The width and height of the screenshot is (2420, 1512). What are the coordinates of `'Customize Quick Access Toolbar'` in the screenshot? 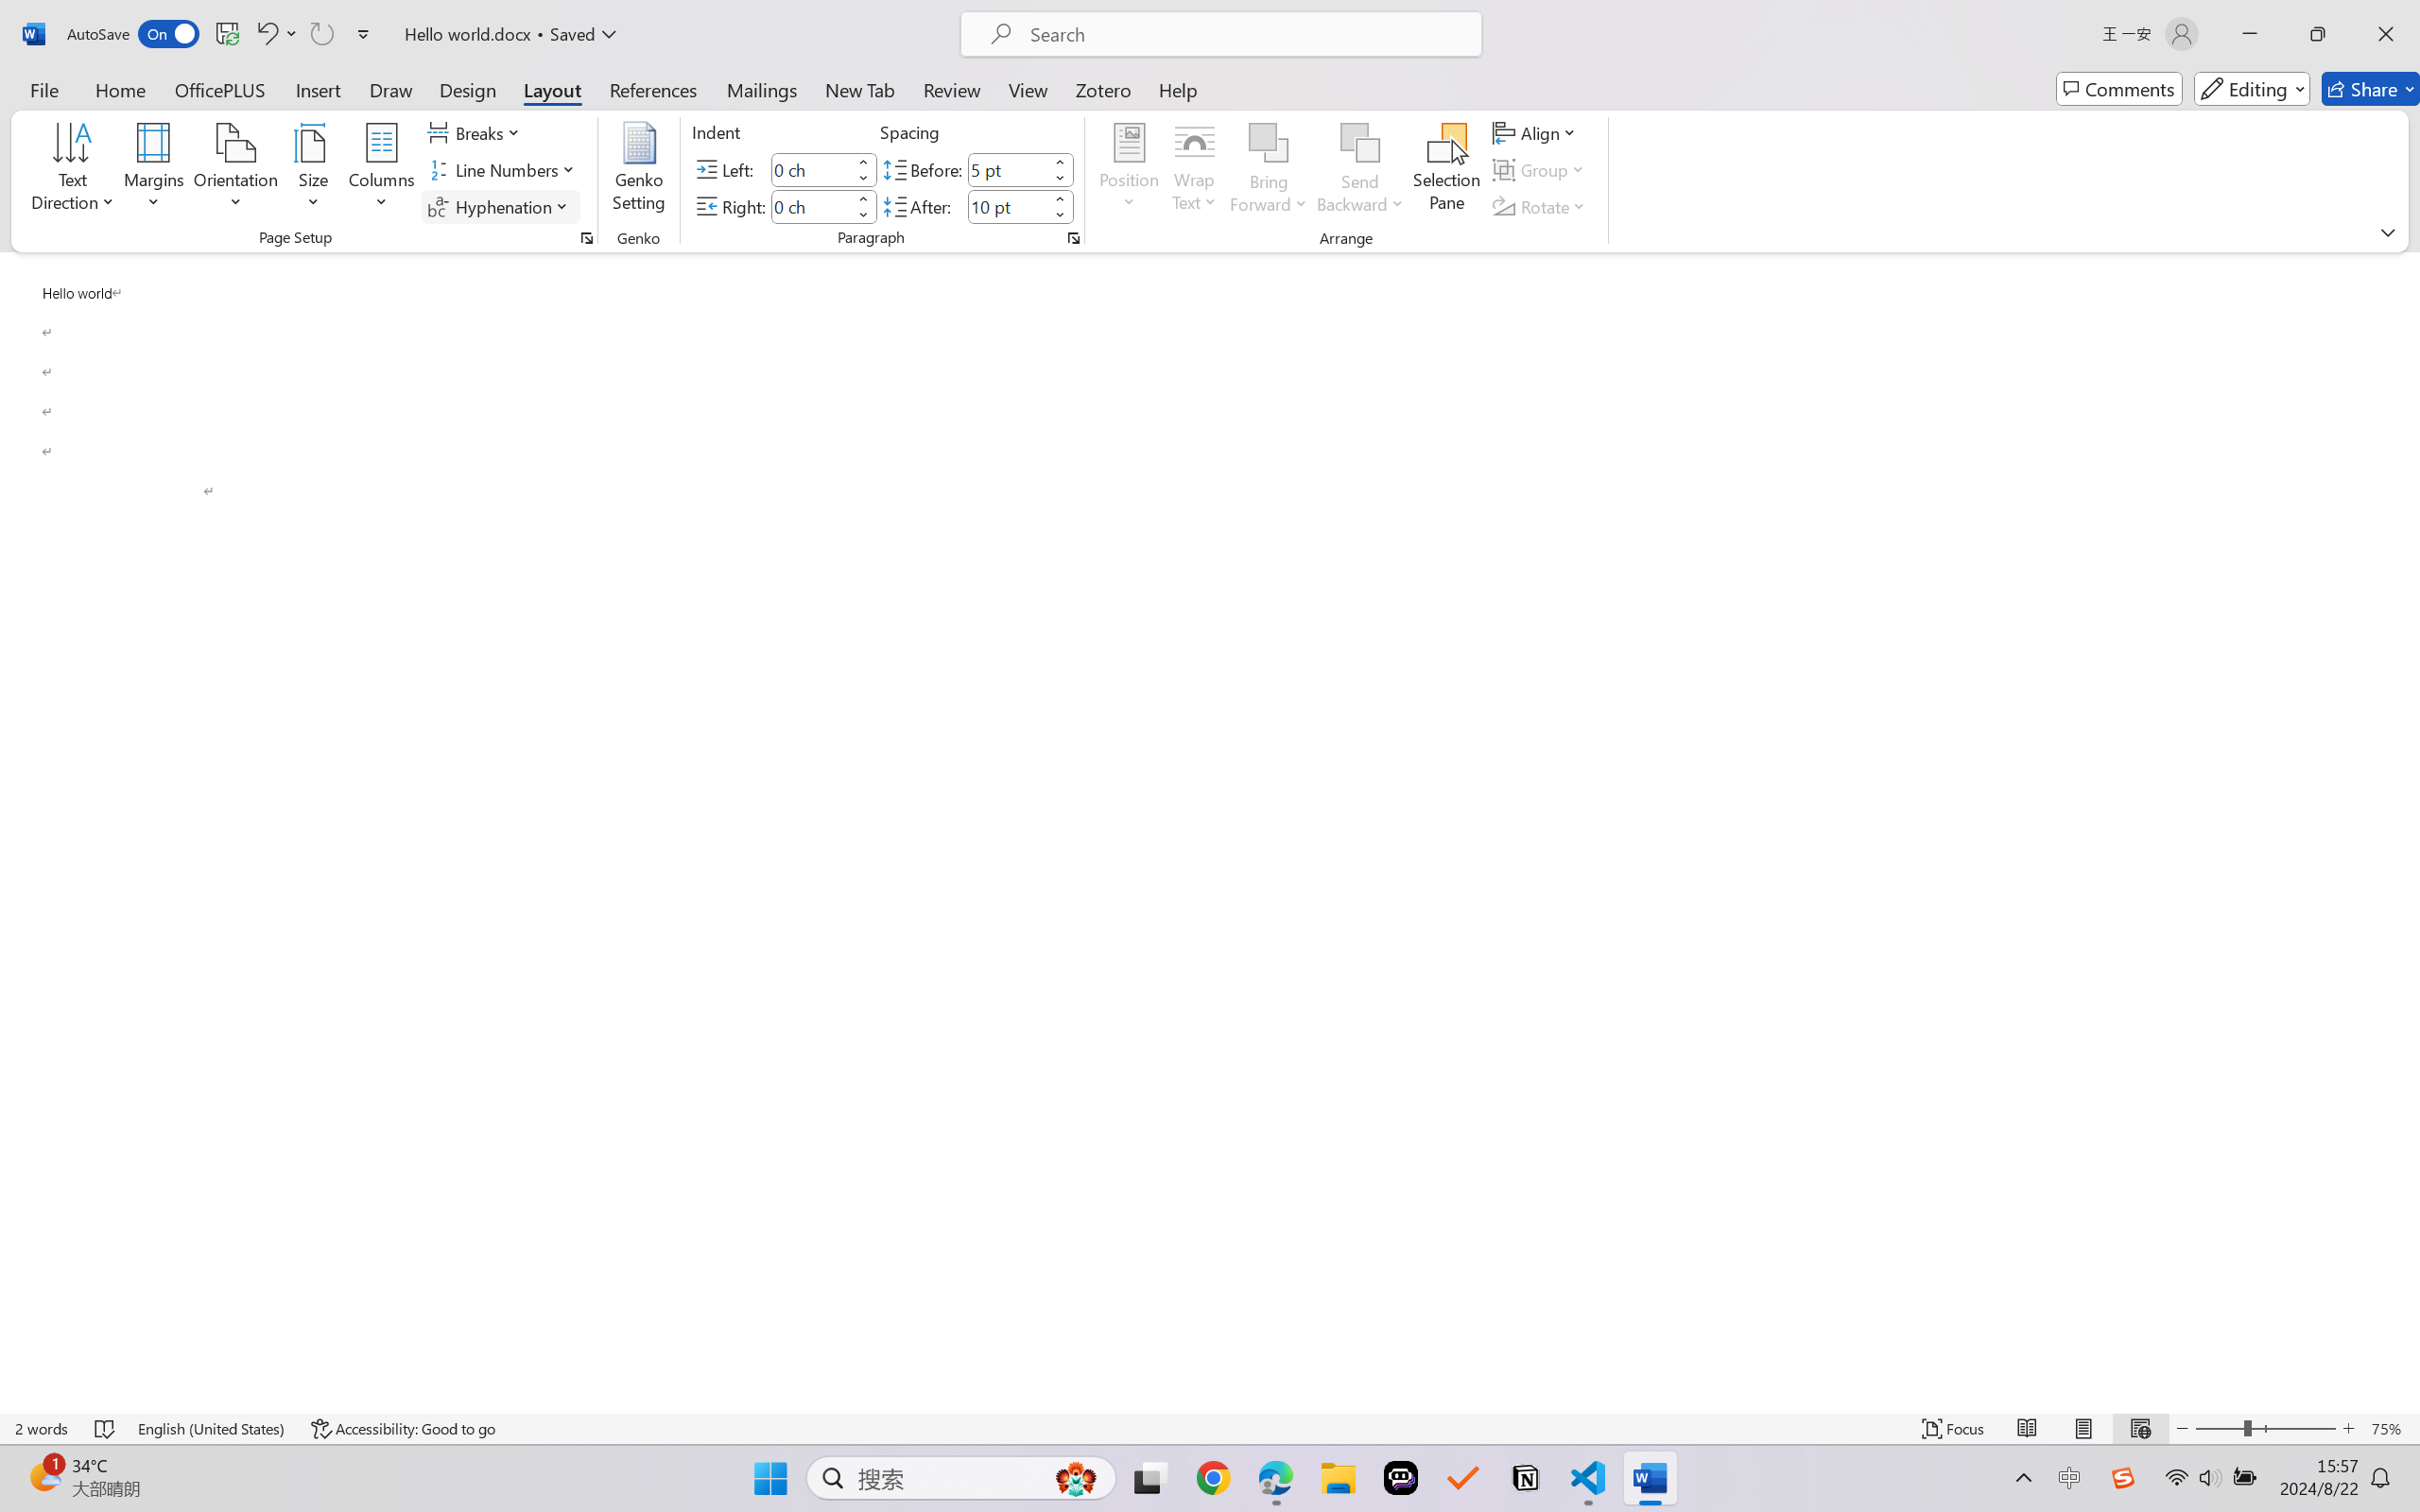 It's located at (363, 33).